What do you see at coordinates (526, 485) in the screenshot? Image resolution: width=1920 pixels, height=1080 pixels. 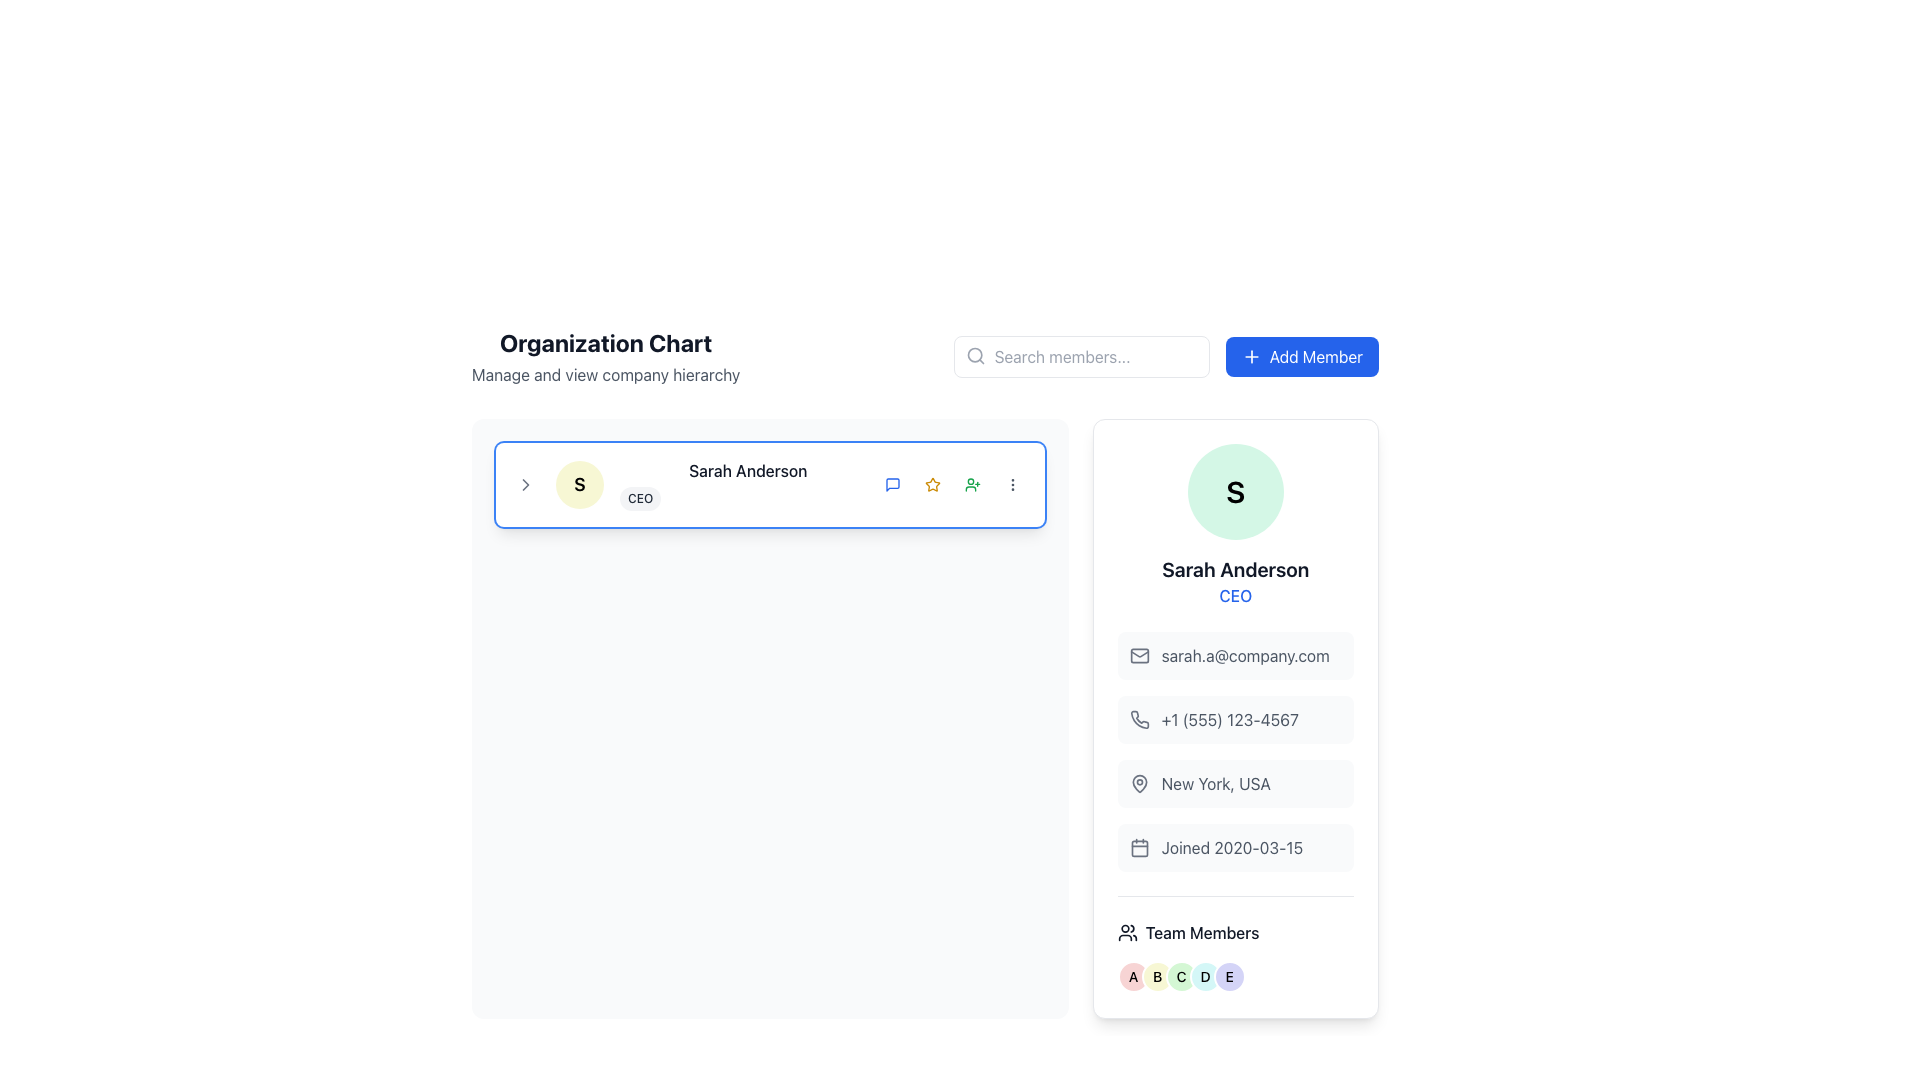 I see `the right-facing chevron icon button located on the leftmost side of a horizontally-aligned row within an organization chart card` at bounding box center [526, 485].